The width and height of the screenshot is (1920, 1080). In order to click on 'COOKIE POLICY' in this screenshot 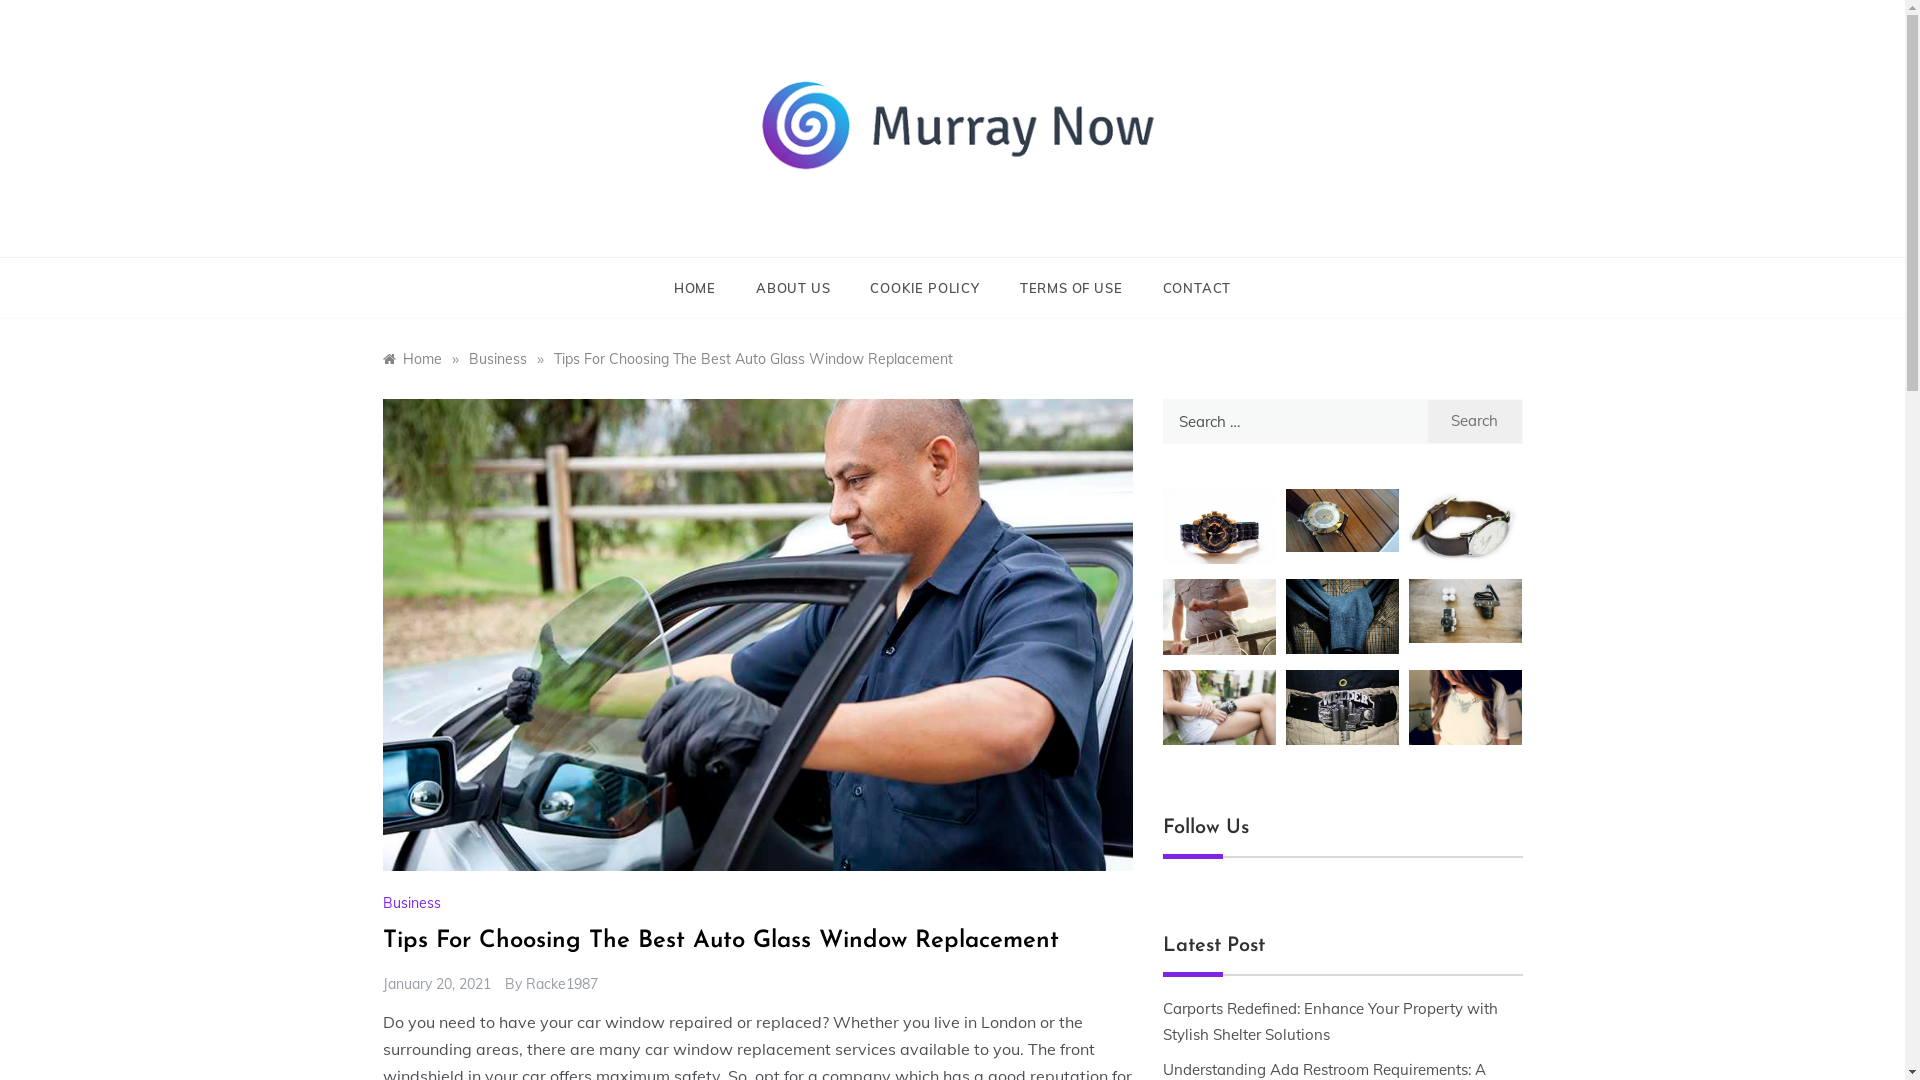, I will do `click(923, 288)`.